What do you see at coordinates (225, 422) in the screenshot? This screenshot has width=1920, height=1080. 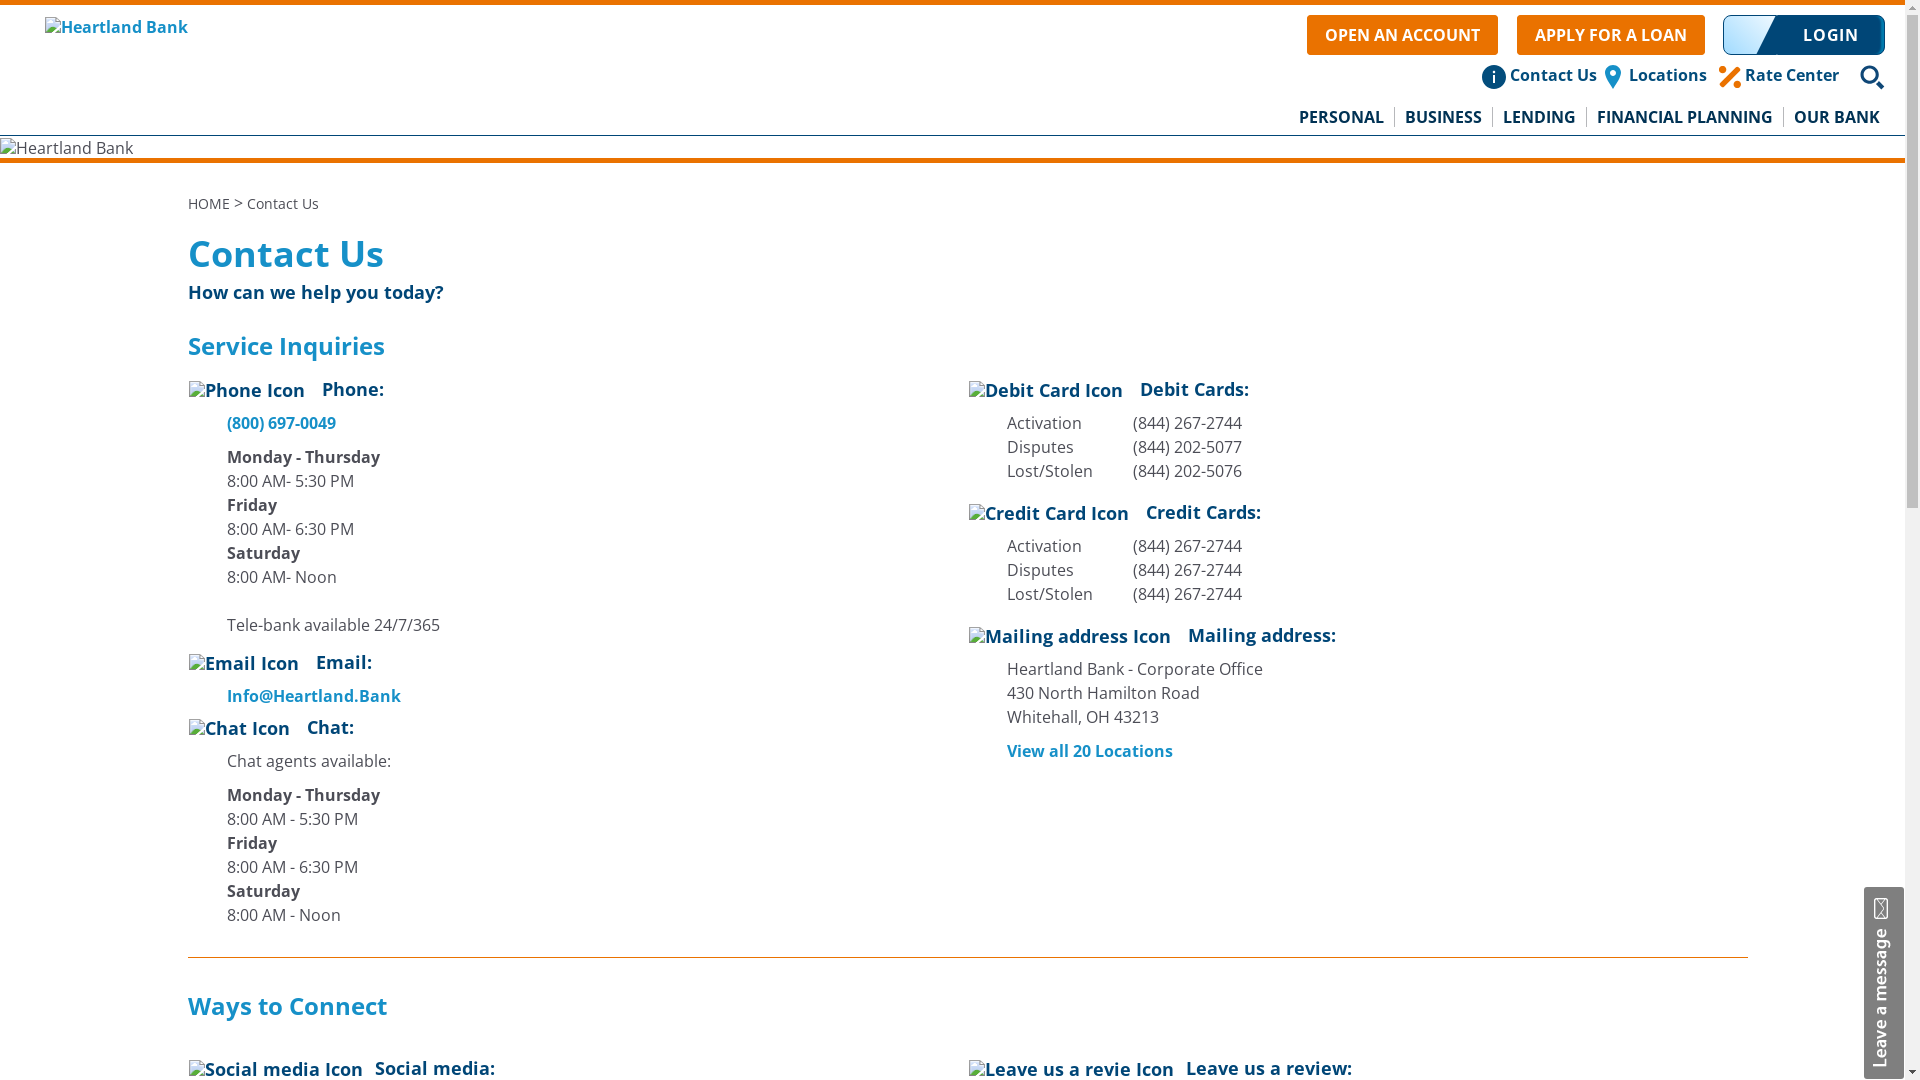 I see `'(800) 697-0049'` at bounding box center [225, 422].